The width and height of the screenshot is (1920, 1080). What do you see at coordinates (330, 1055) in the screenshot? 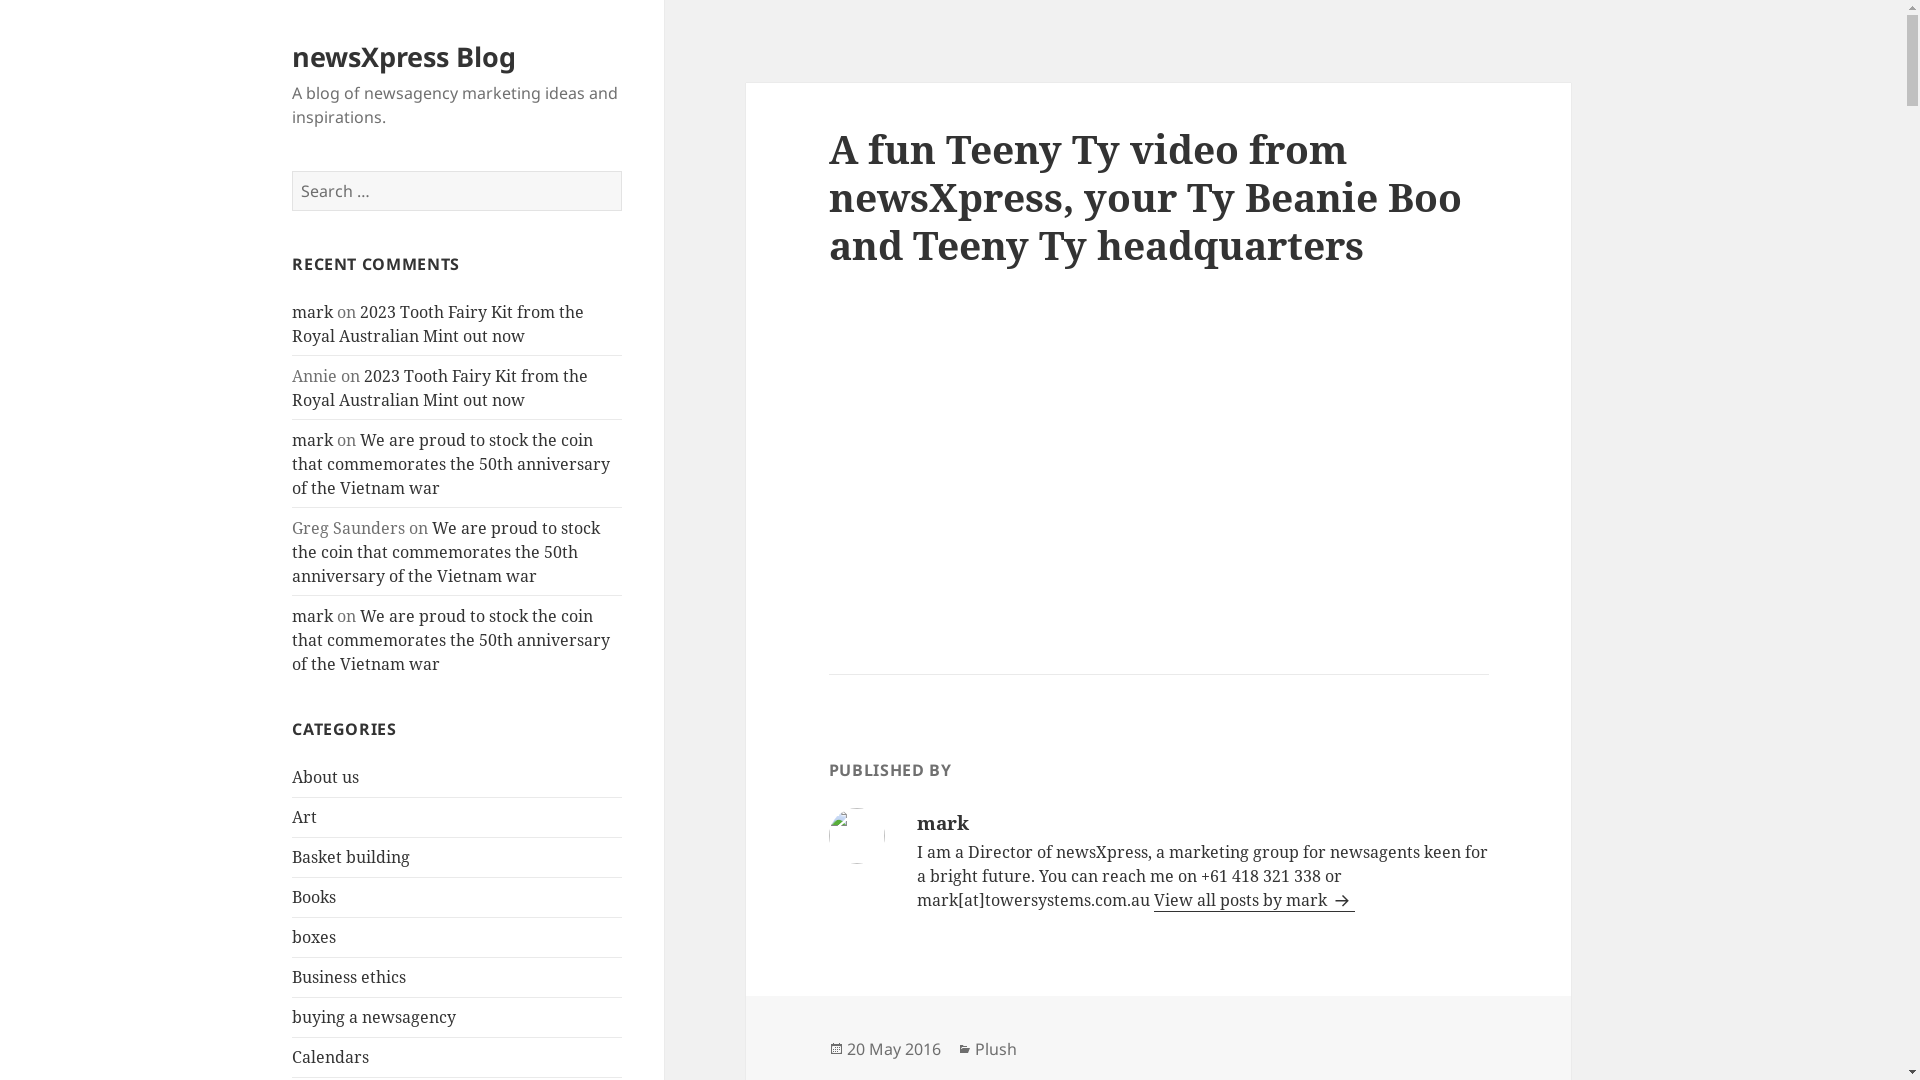
I see `'Calendars'` at bounding box center [330, 1055].